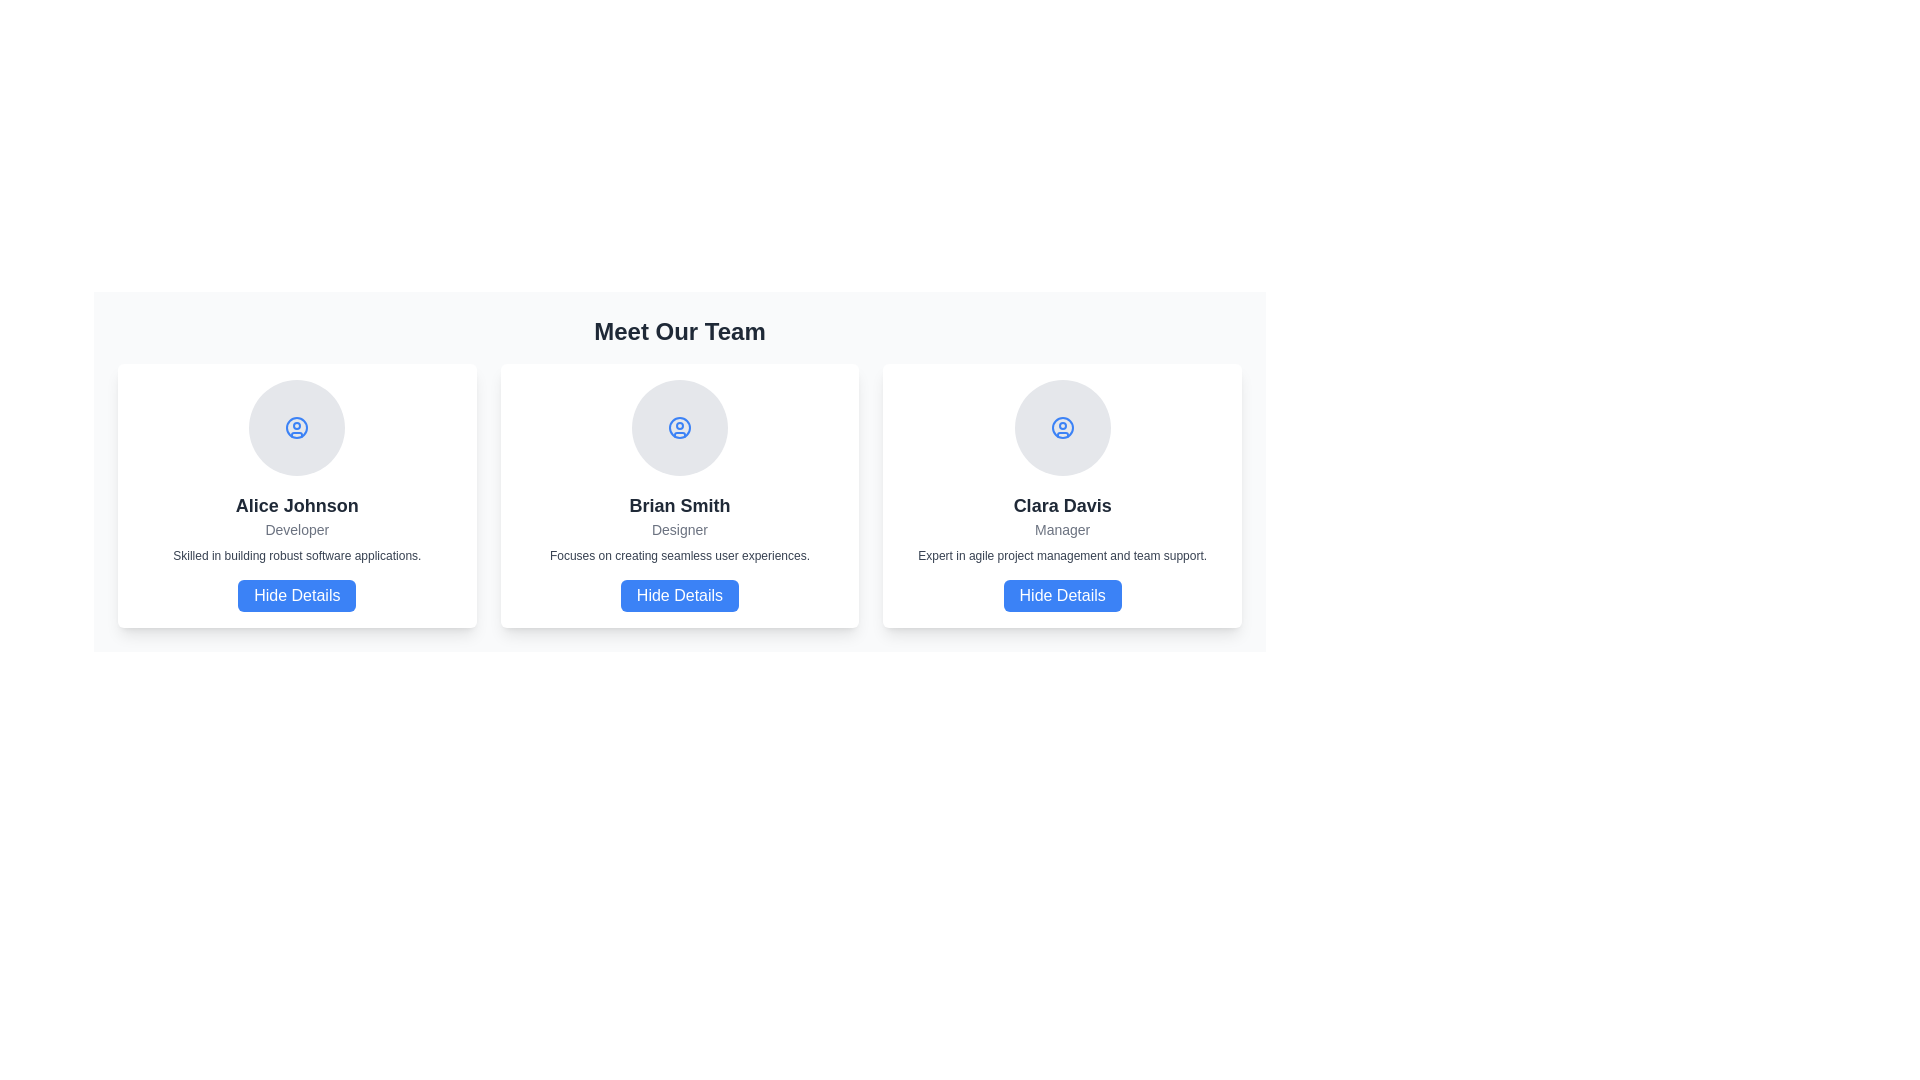  What do you see at coordinates (680, 427) in the screenshot?
I see `the circular icon with a gray background and blue outline depicting a user silhouette, located at the center top of the card for 'Brian Smith.'` at bounding box center [680, 427].